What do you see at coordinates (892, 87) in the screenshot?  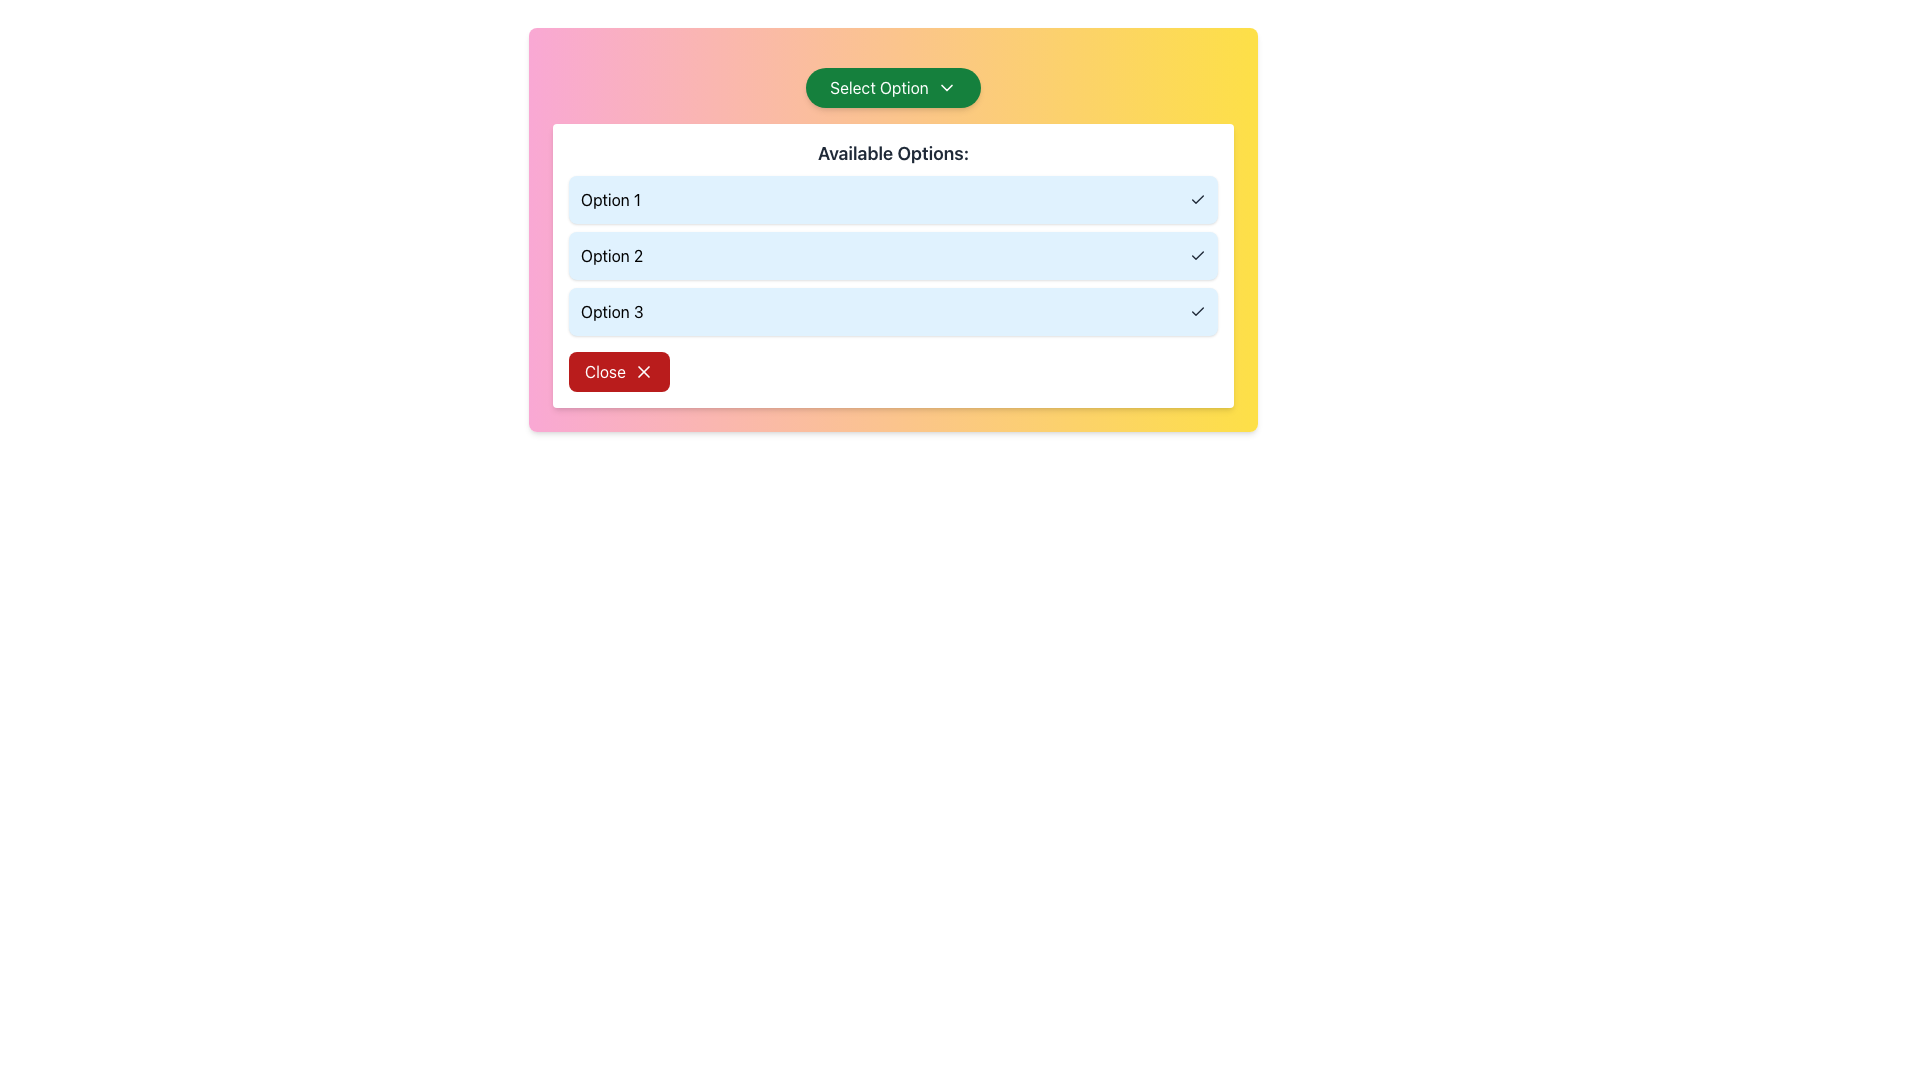 I see `the green button labeled 'Select Option' with a downward arrow icon` at bounding box center [892, 87].